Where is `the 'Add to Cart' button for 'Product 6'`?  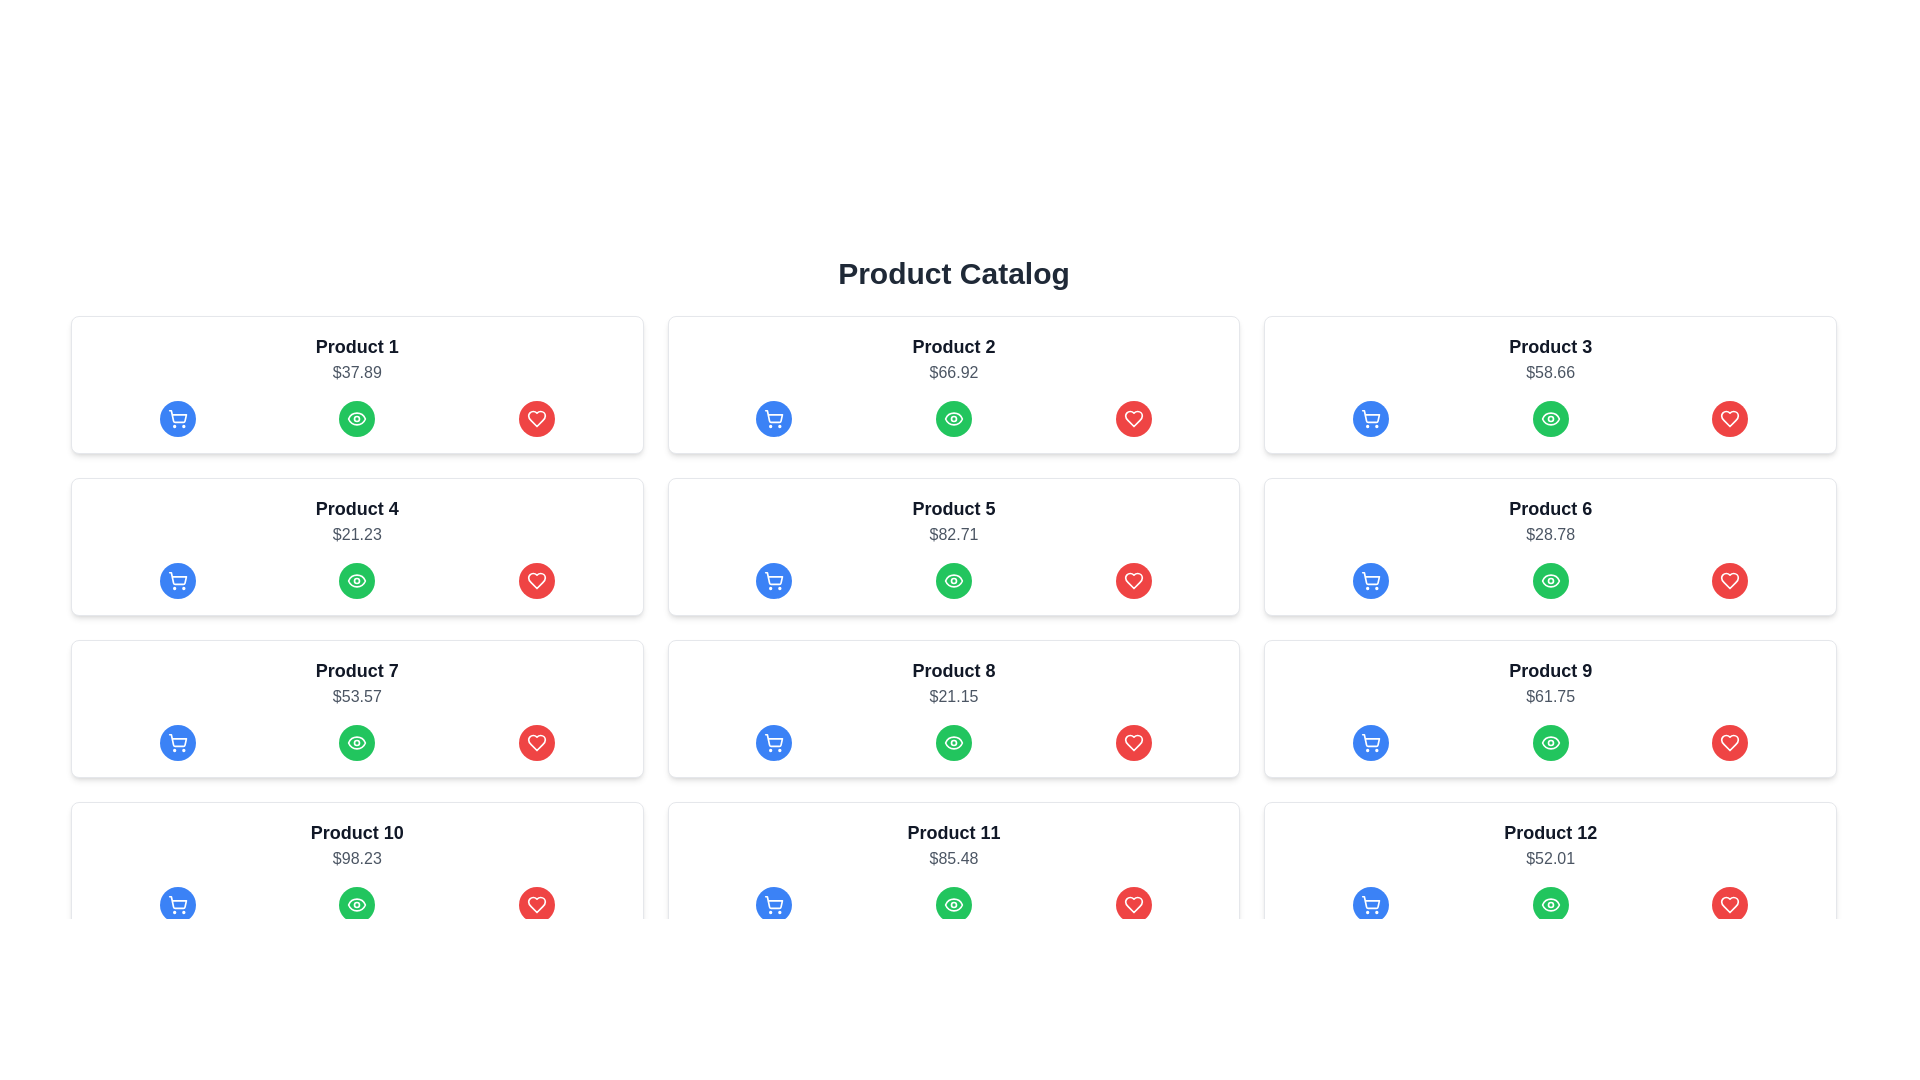
the 'Add to Cart' button for 'Product 6' is located at coordinates (1370, 581).